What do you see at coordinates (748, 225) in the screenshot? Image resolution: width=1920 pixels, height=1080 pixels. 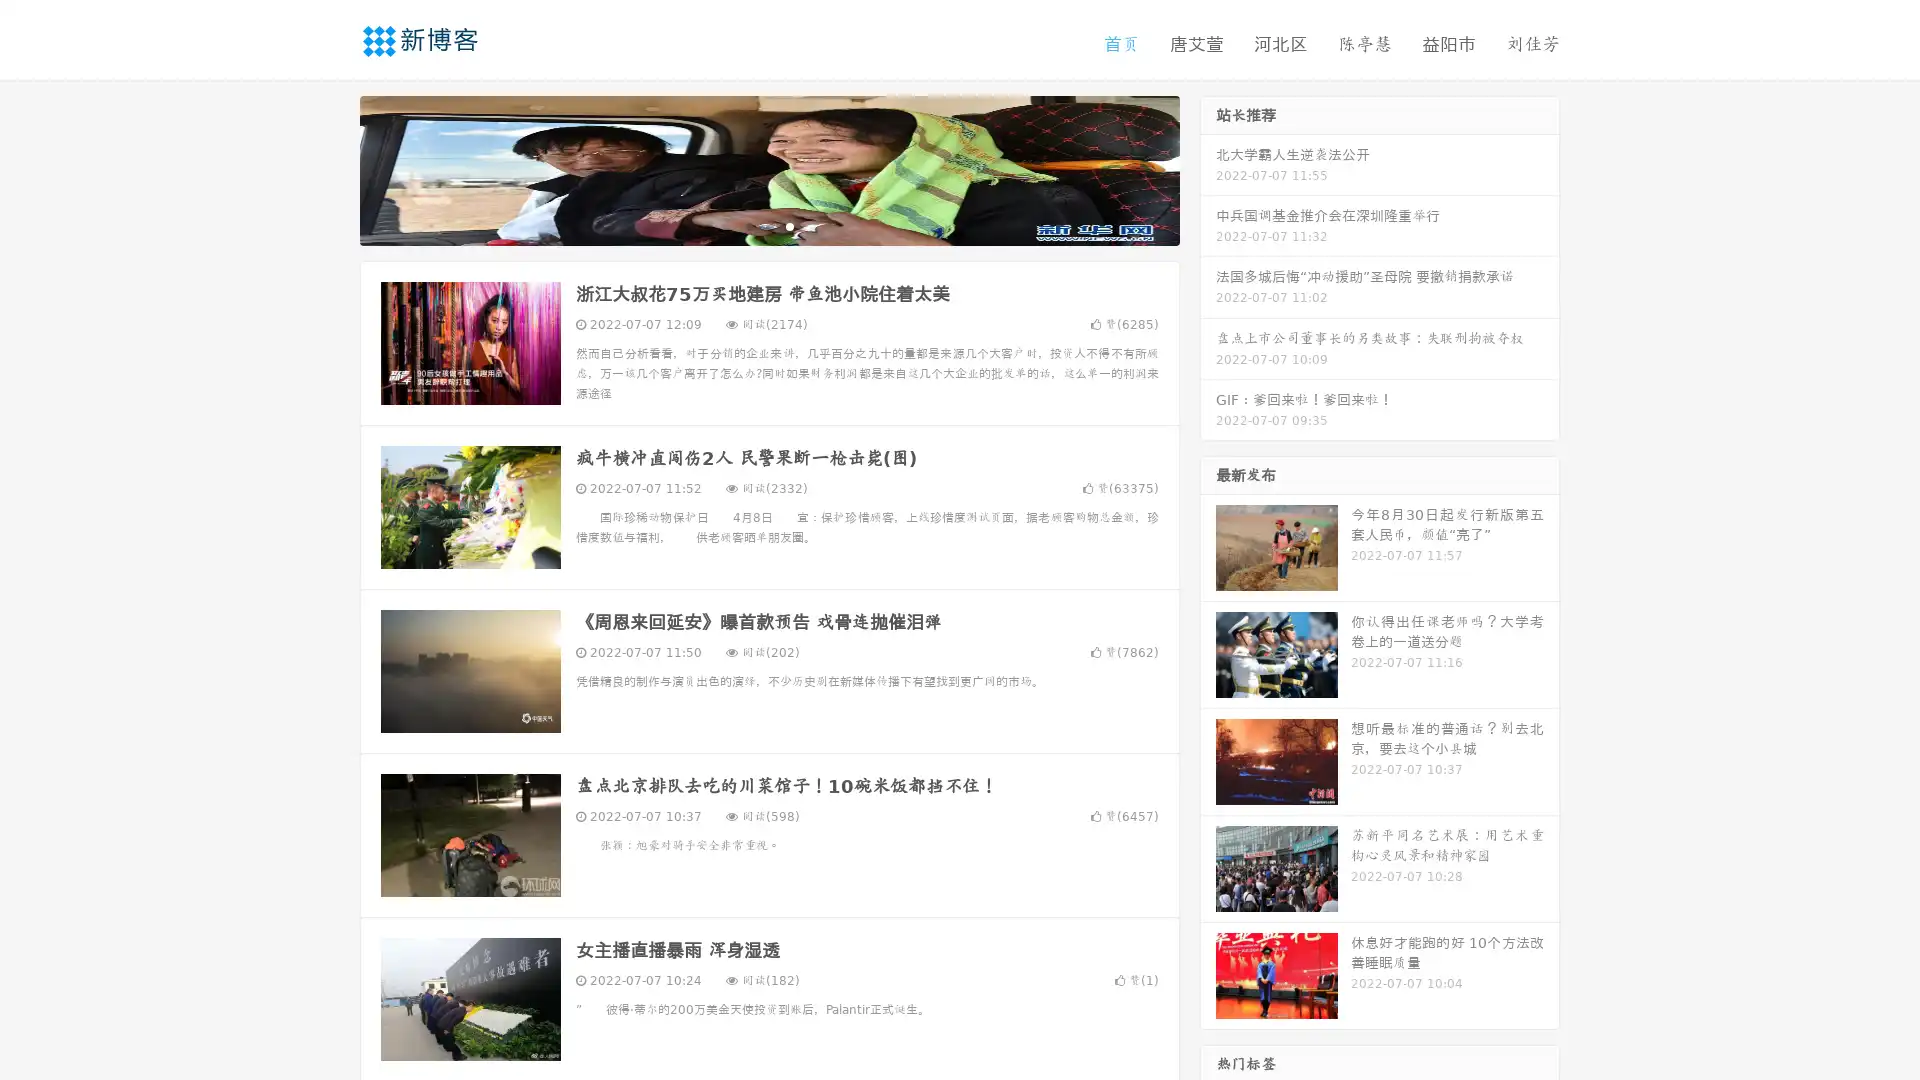 I see `Go to slide 1` at bounding box center [748, 225].